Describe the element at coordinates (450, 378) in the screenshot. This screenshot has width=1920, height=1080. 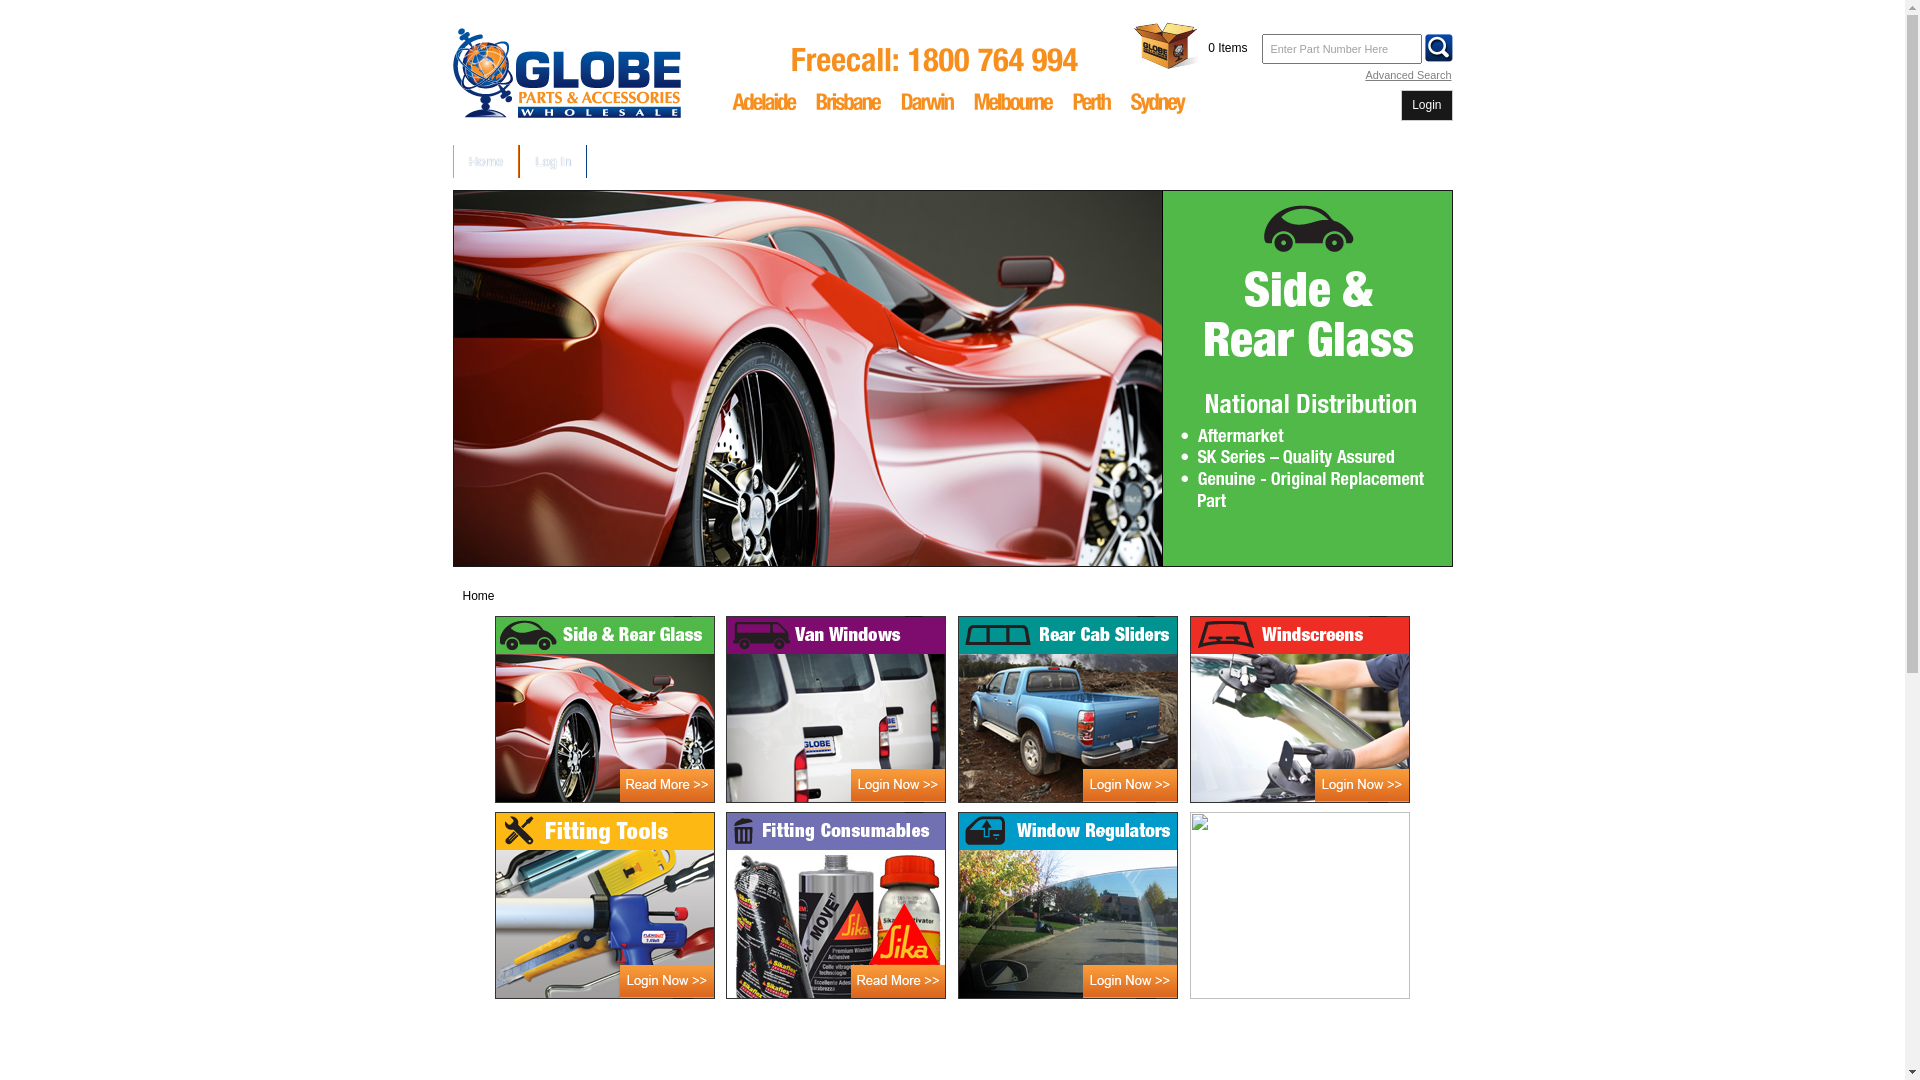
I see `' 2014 - RED CAR SIDE AND REAR '` at that location.